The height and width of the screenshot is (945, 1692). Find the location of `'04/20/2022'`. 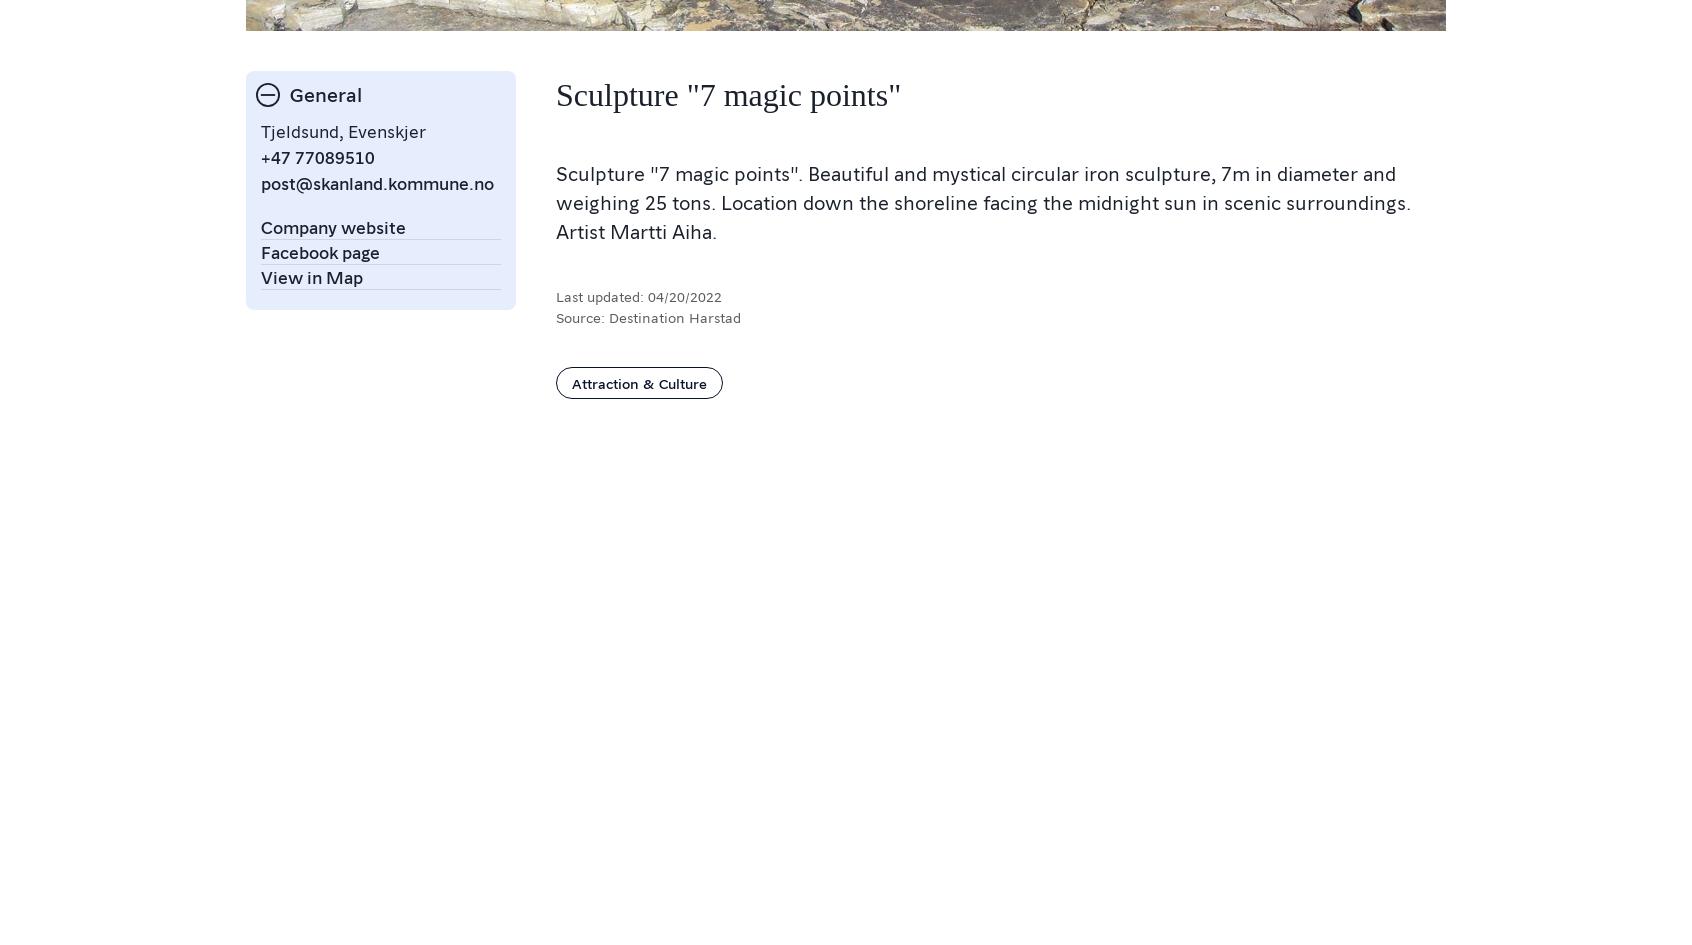

'04/20/2022' is located at coordinates (684, 295).